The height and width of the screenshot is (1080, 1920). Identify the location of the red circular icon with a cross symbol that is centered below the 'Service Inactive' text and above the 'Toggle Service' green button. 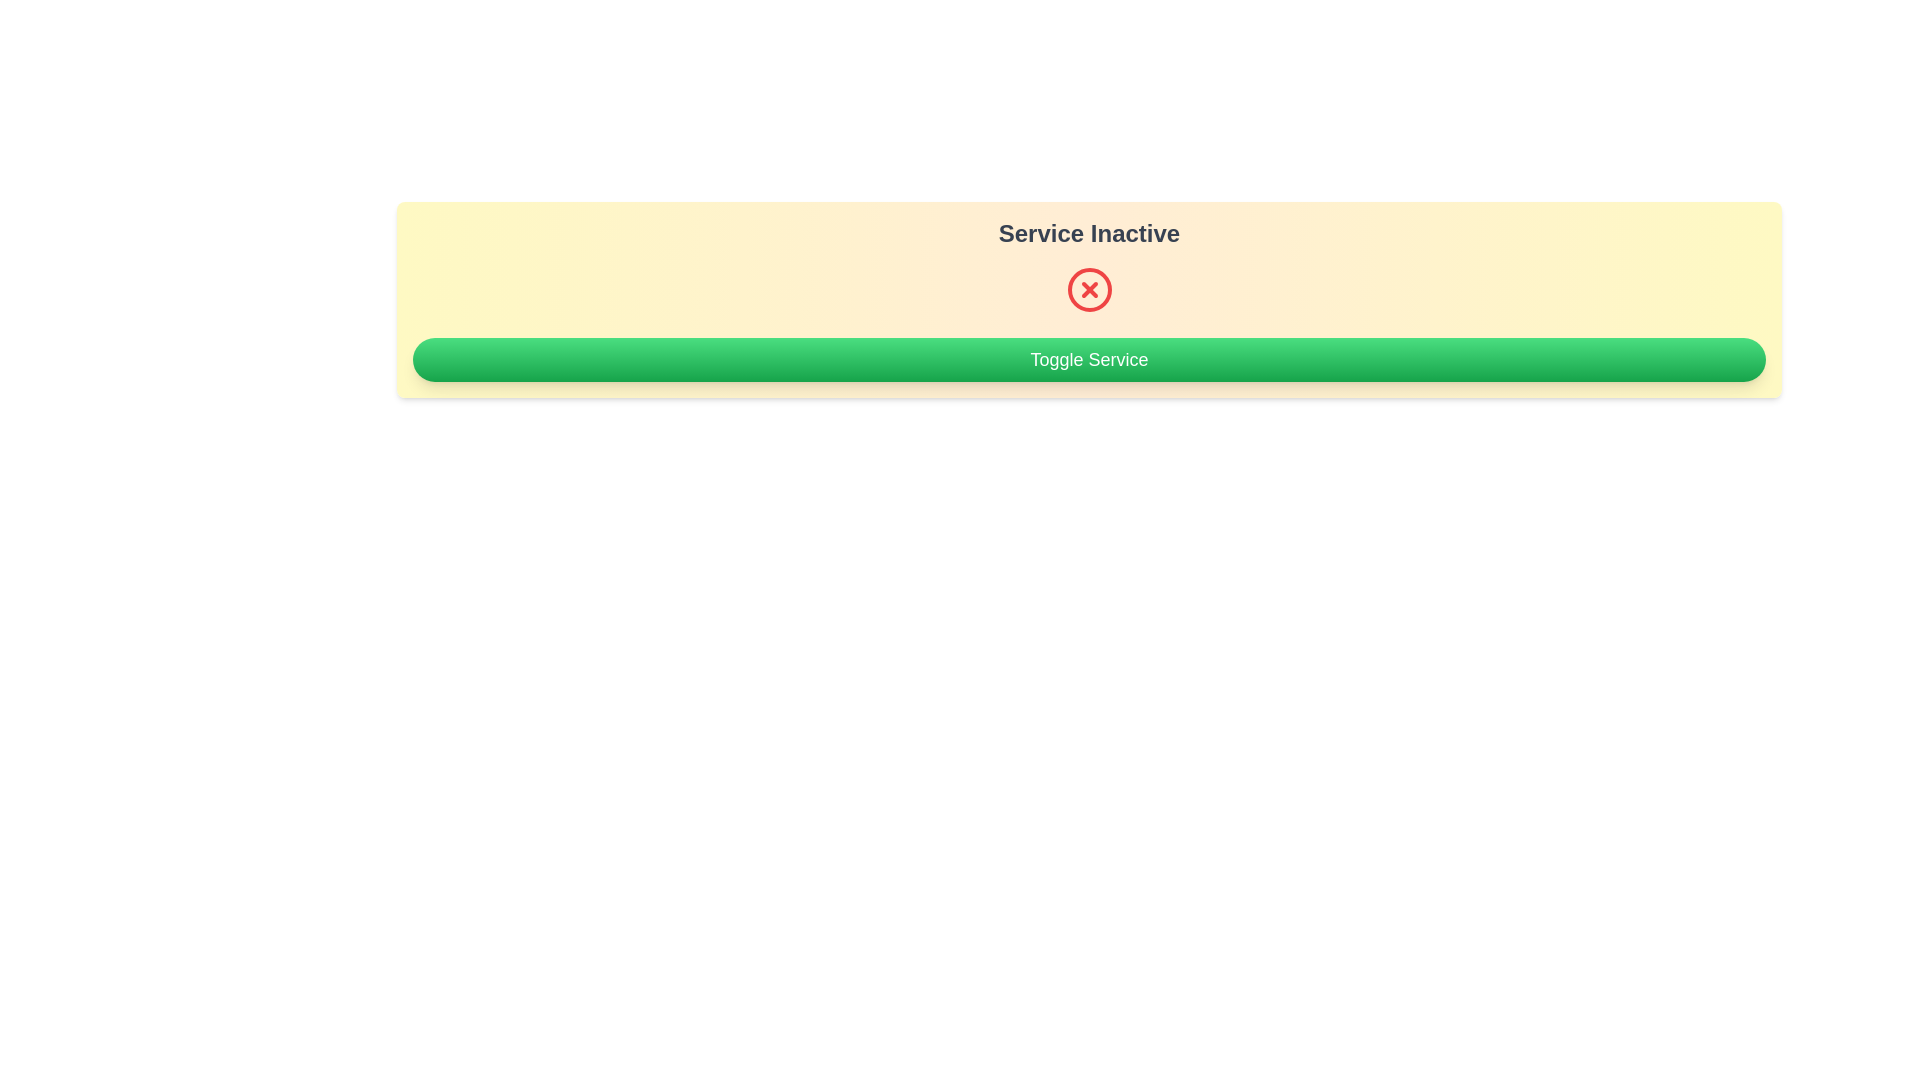
(1088, 289).